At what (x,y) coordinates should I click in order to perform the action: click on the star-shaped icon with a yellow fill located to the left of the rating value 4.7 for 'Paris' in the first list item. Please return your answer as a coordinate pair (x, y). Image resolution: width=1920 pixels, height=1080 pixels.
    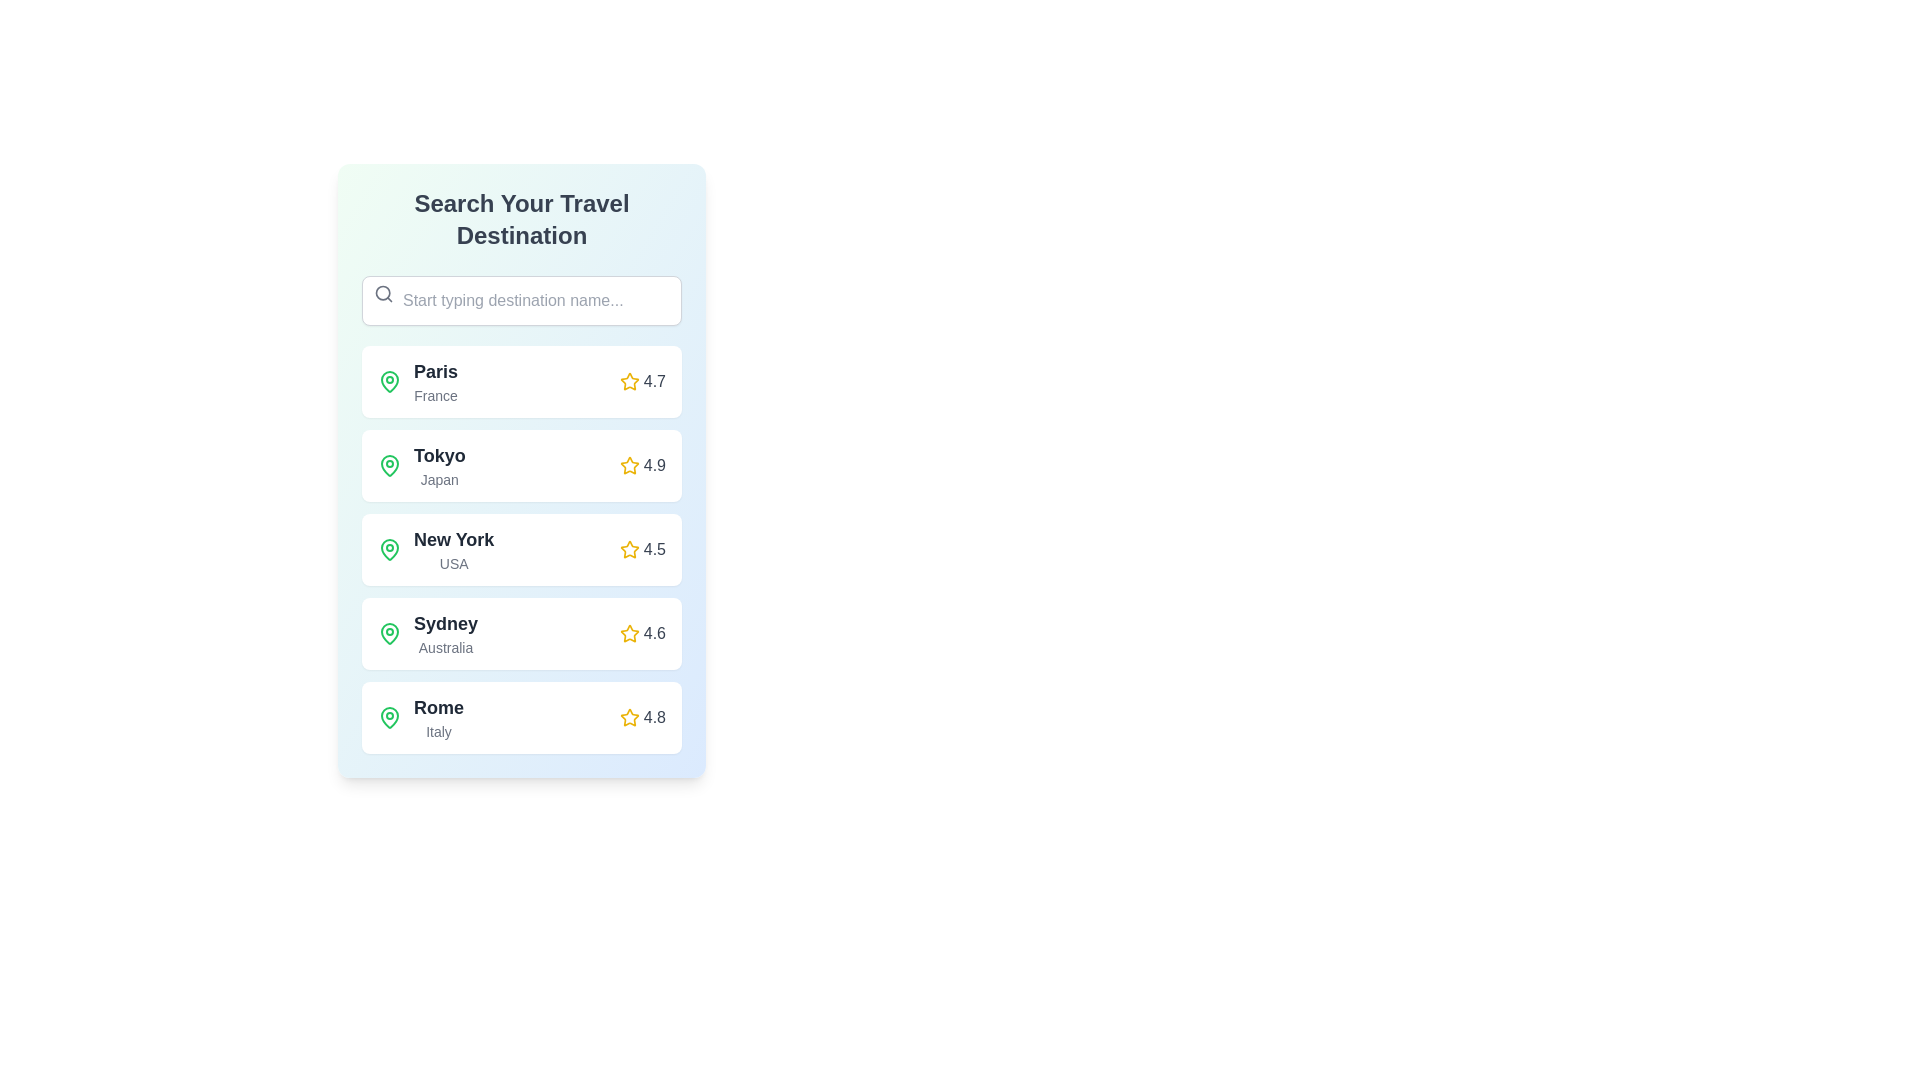
    Looking at the image, I should click on (628, 381).